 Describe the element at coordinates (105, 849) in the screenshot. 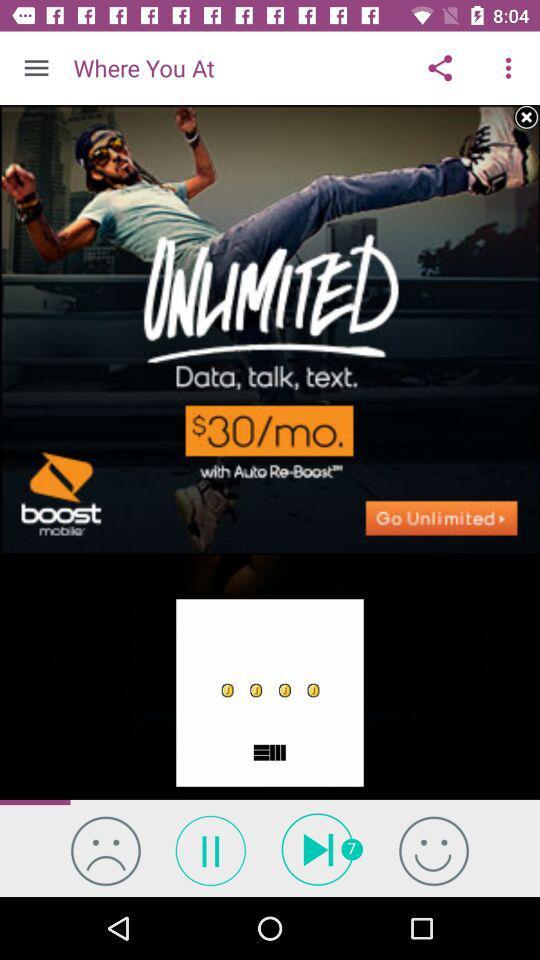

I see `the emoji icon` at that location.